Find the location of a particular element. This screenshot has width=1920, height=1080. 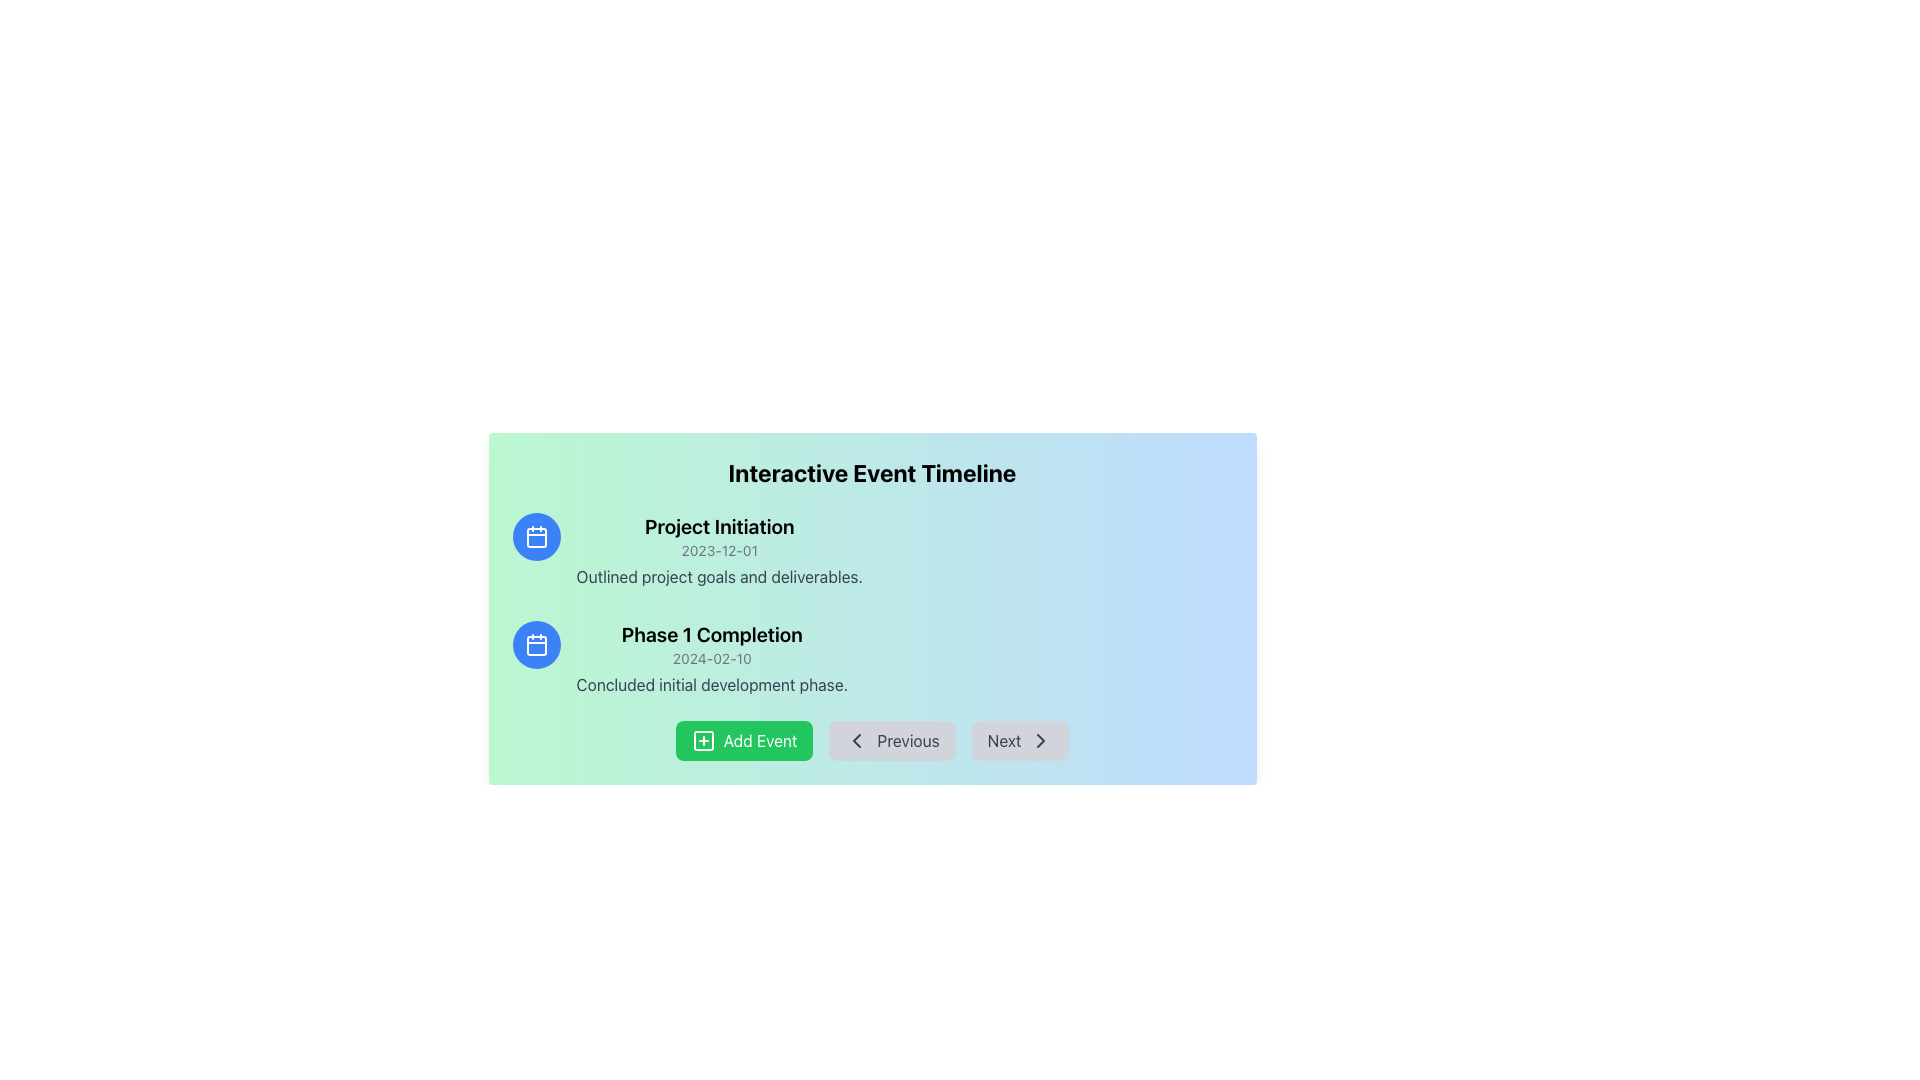

the informational panel titled 'Phase 1 Completion' with the date '2024-02-10' and description 'Concluded initial development phase.' is located at coordinates (872, 659).